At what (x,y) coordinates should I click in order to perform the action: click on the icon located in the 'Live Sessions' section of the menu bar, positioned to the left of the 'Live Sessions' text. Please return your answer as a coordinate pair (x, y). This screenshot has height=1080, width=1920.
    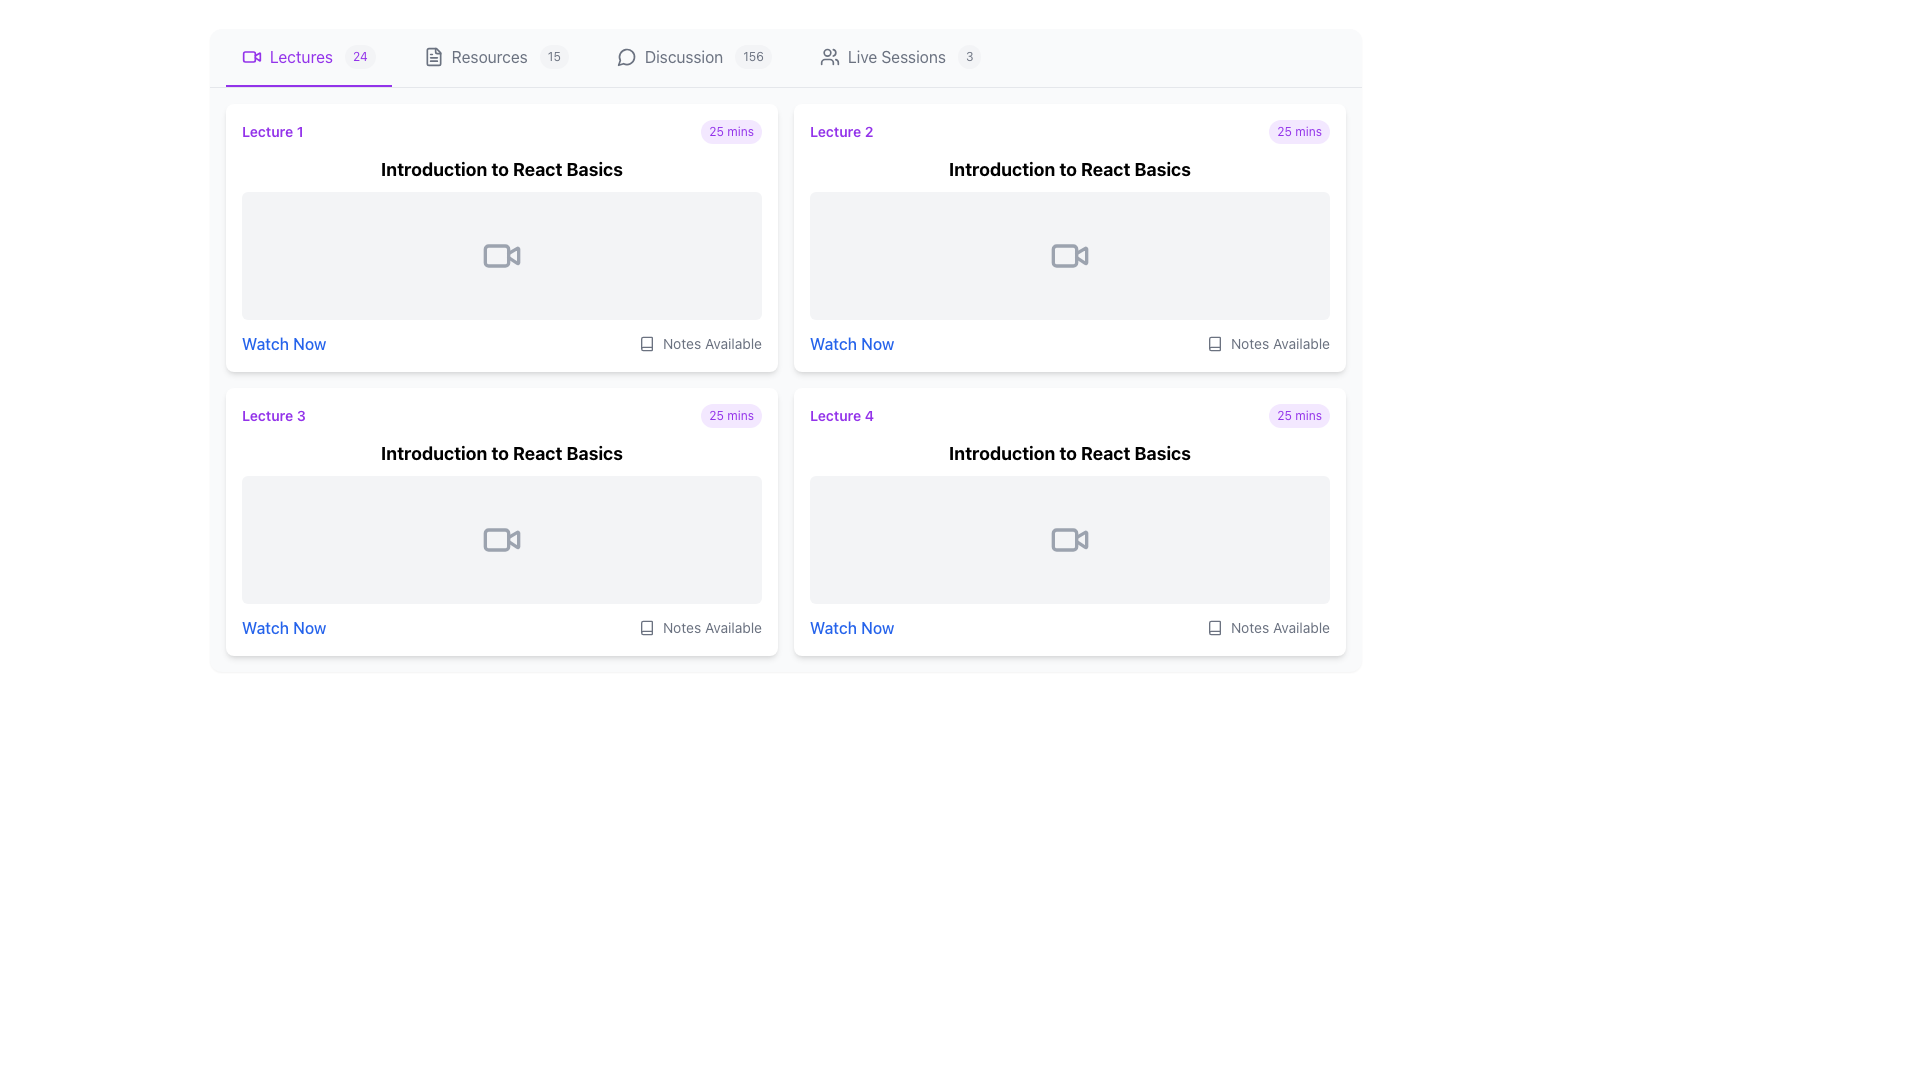
    Looking at the image, I should click on (829, 56).